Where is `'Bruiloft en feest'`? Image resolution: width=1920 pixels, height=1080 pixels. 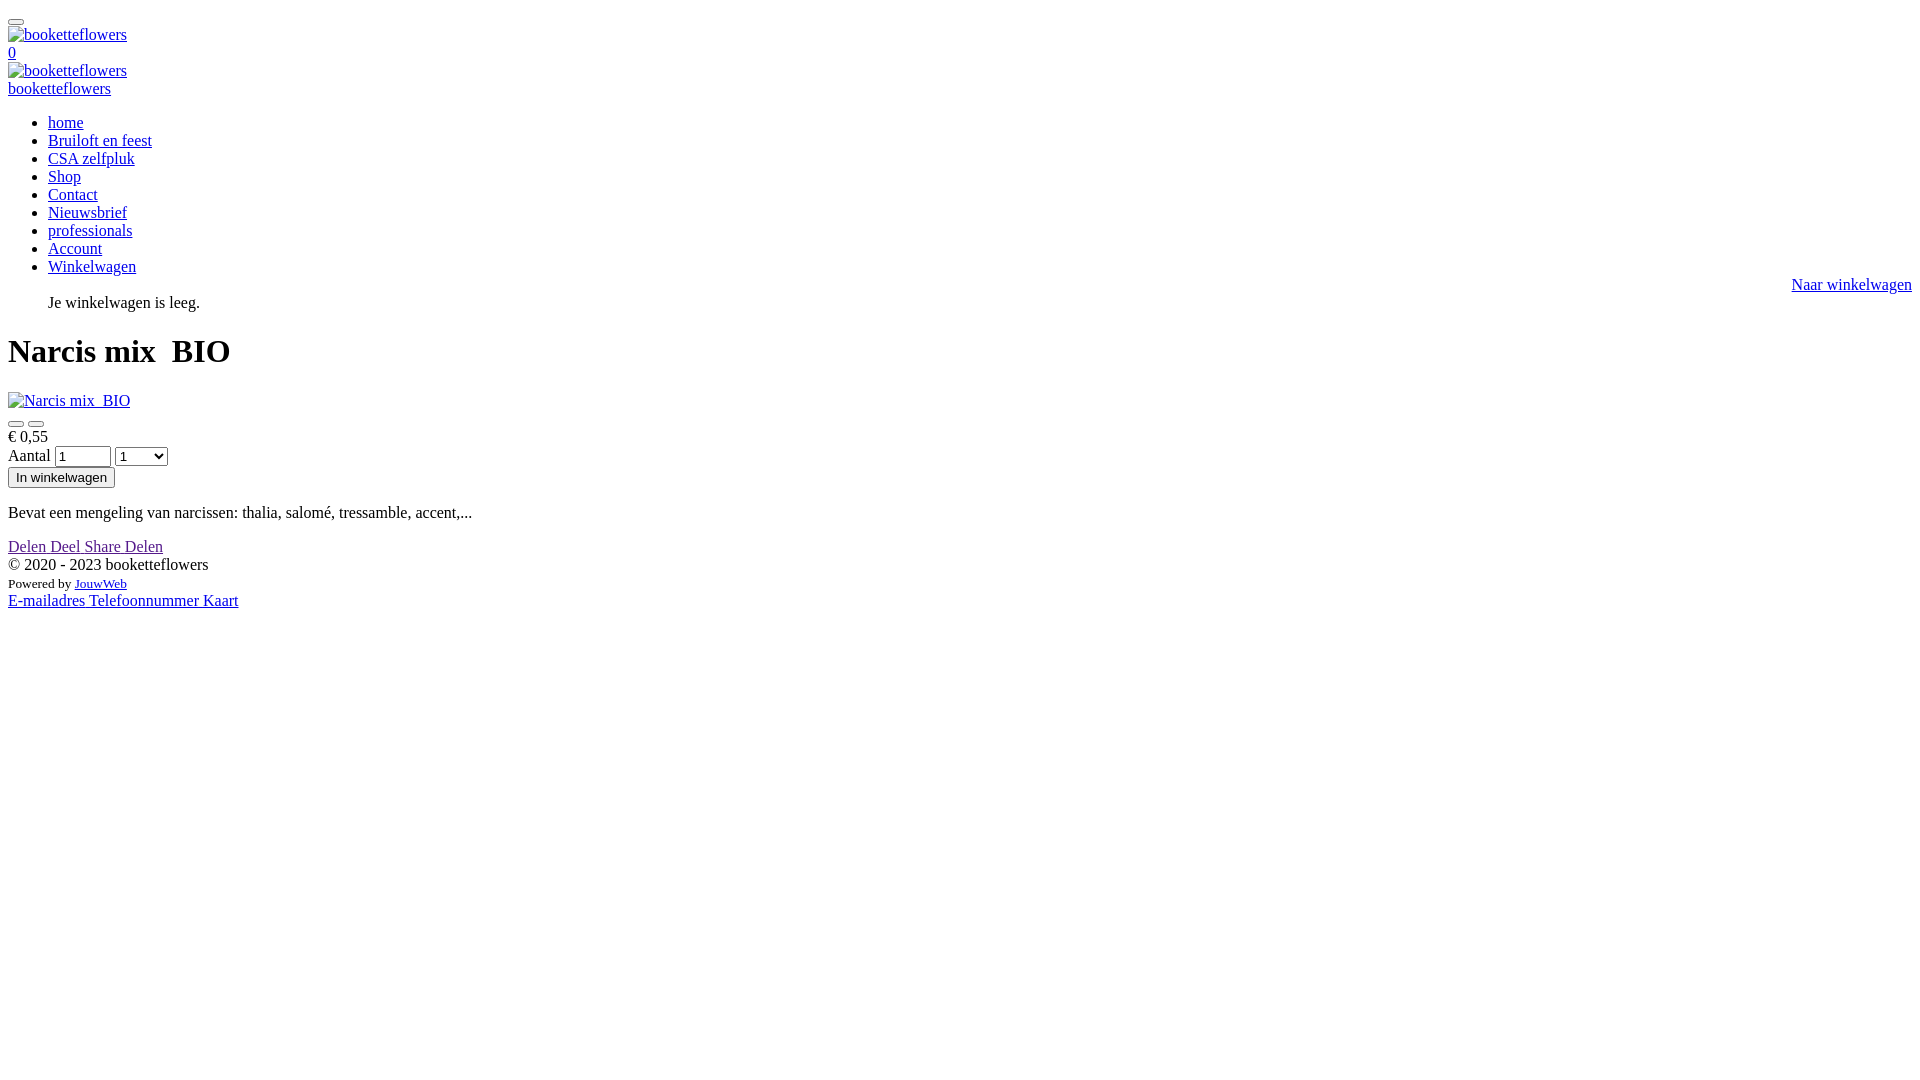
'Bruiloft en feest' is located at coordinates (99, 139).